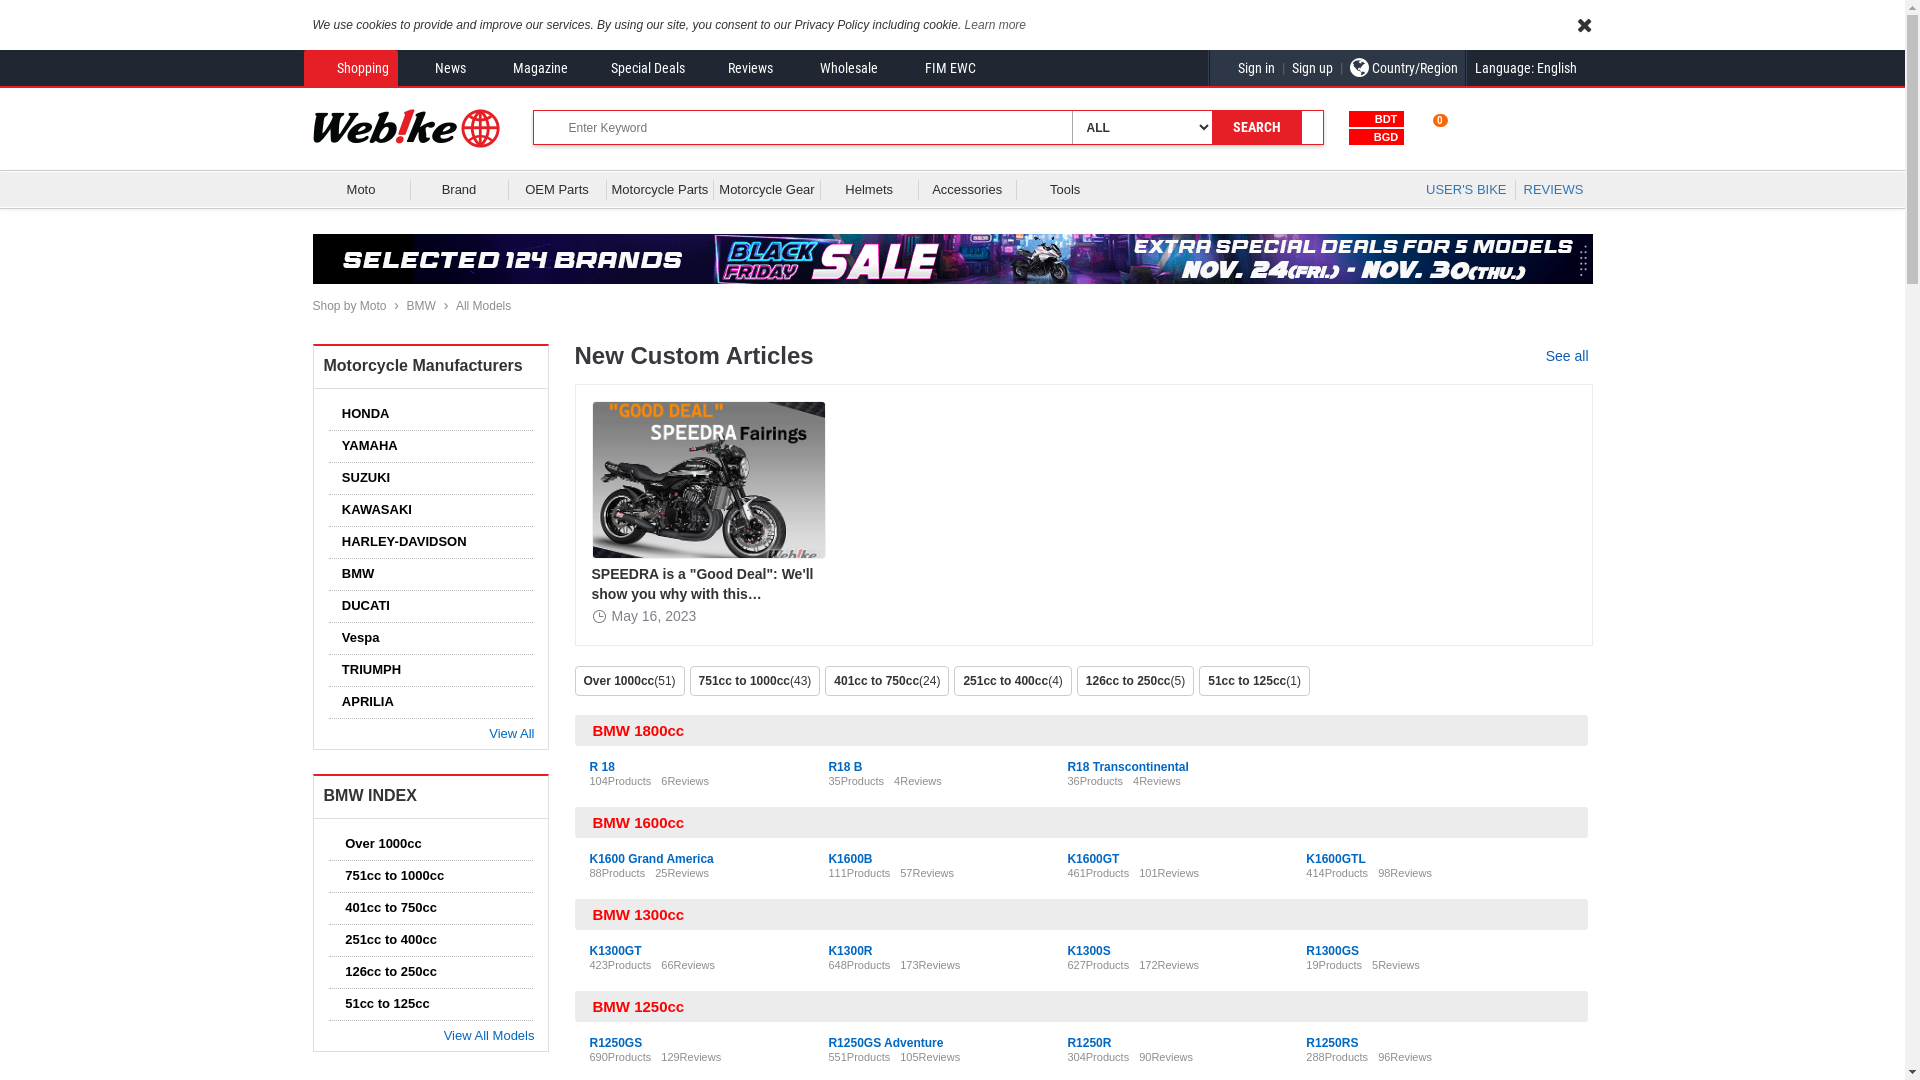 The width and height of the screenshot is (1920, 1080). I want to click on 'R18 Transcontinental', so click(1127, 766).